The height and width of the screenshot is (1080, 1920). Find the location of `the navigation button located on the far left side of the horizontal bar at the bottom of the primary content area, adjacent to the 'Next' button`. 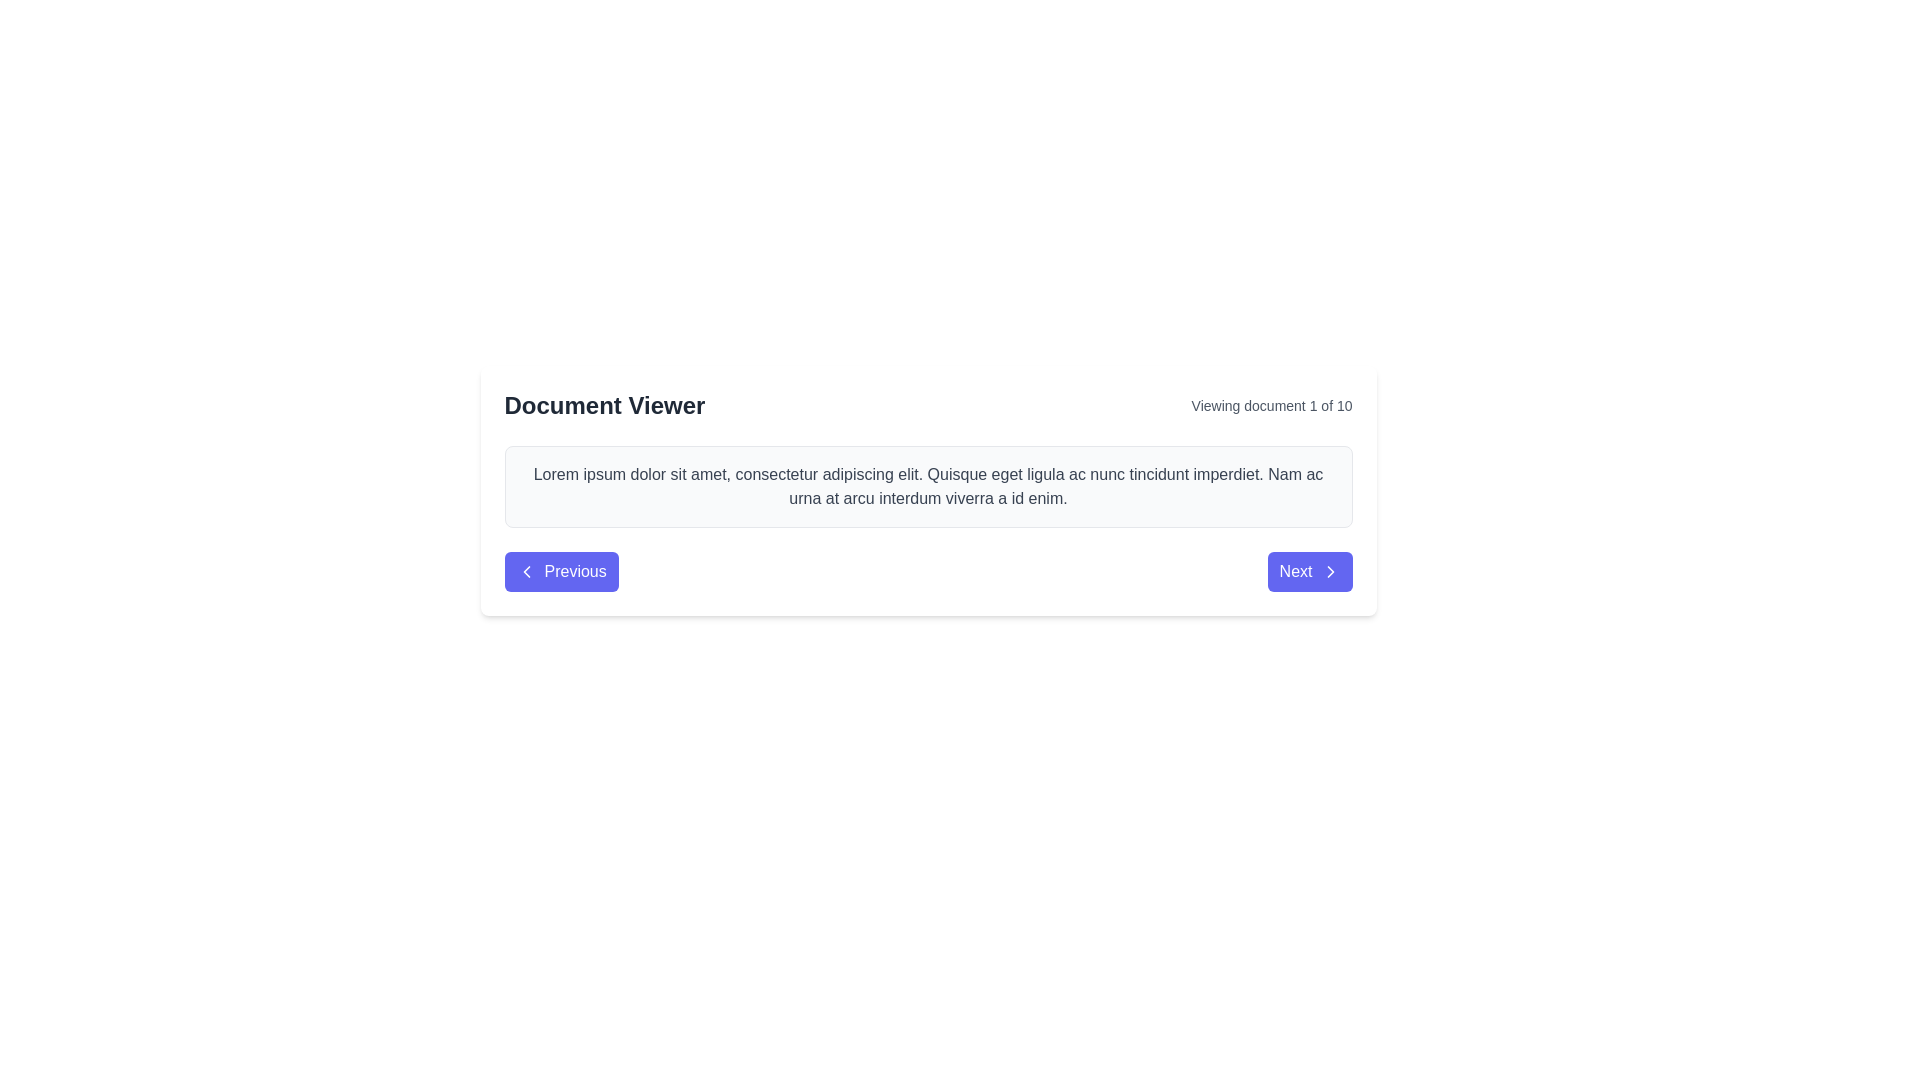

the navigation button located on the far left side of the horizontal bar at the bottom of the primary content area, adjacent to the 'Next' button is located at coordinates (560, 571).